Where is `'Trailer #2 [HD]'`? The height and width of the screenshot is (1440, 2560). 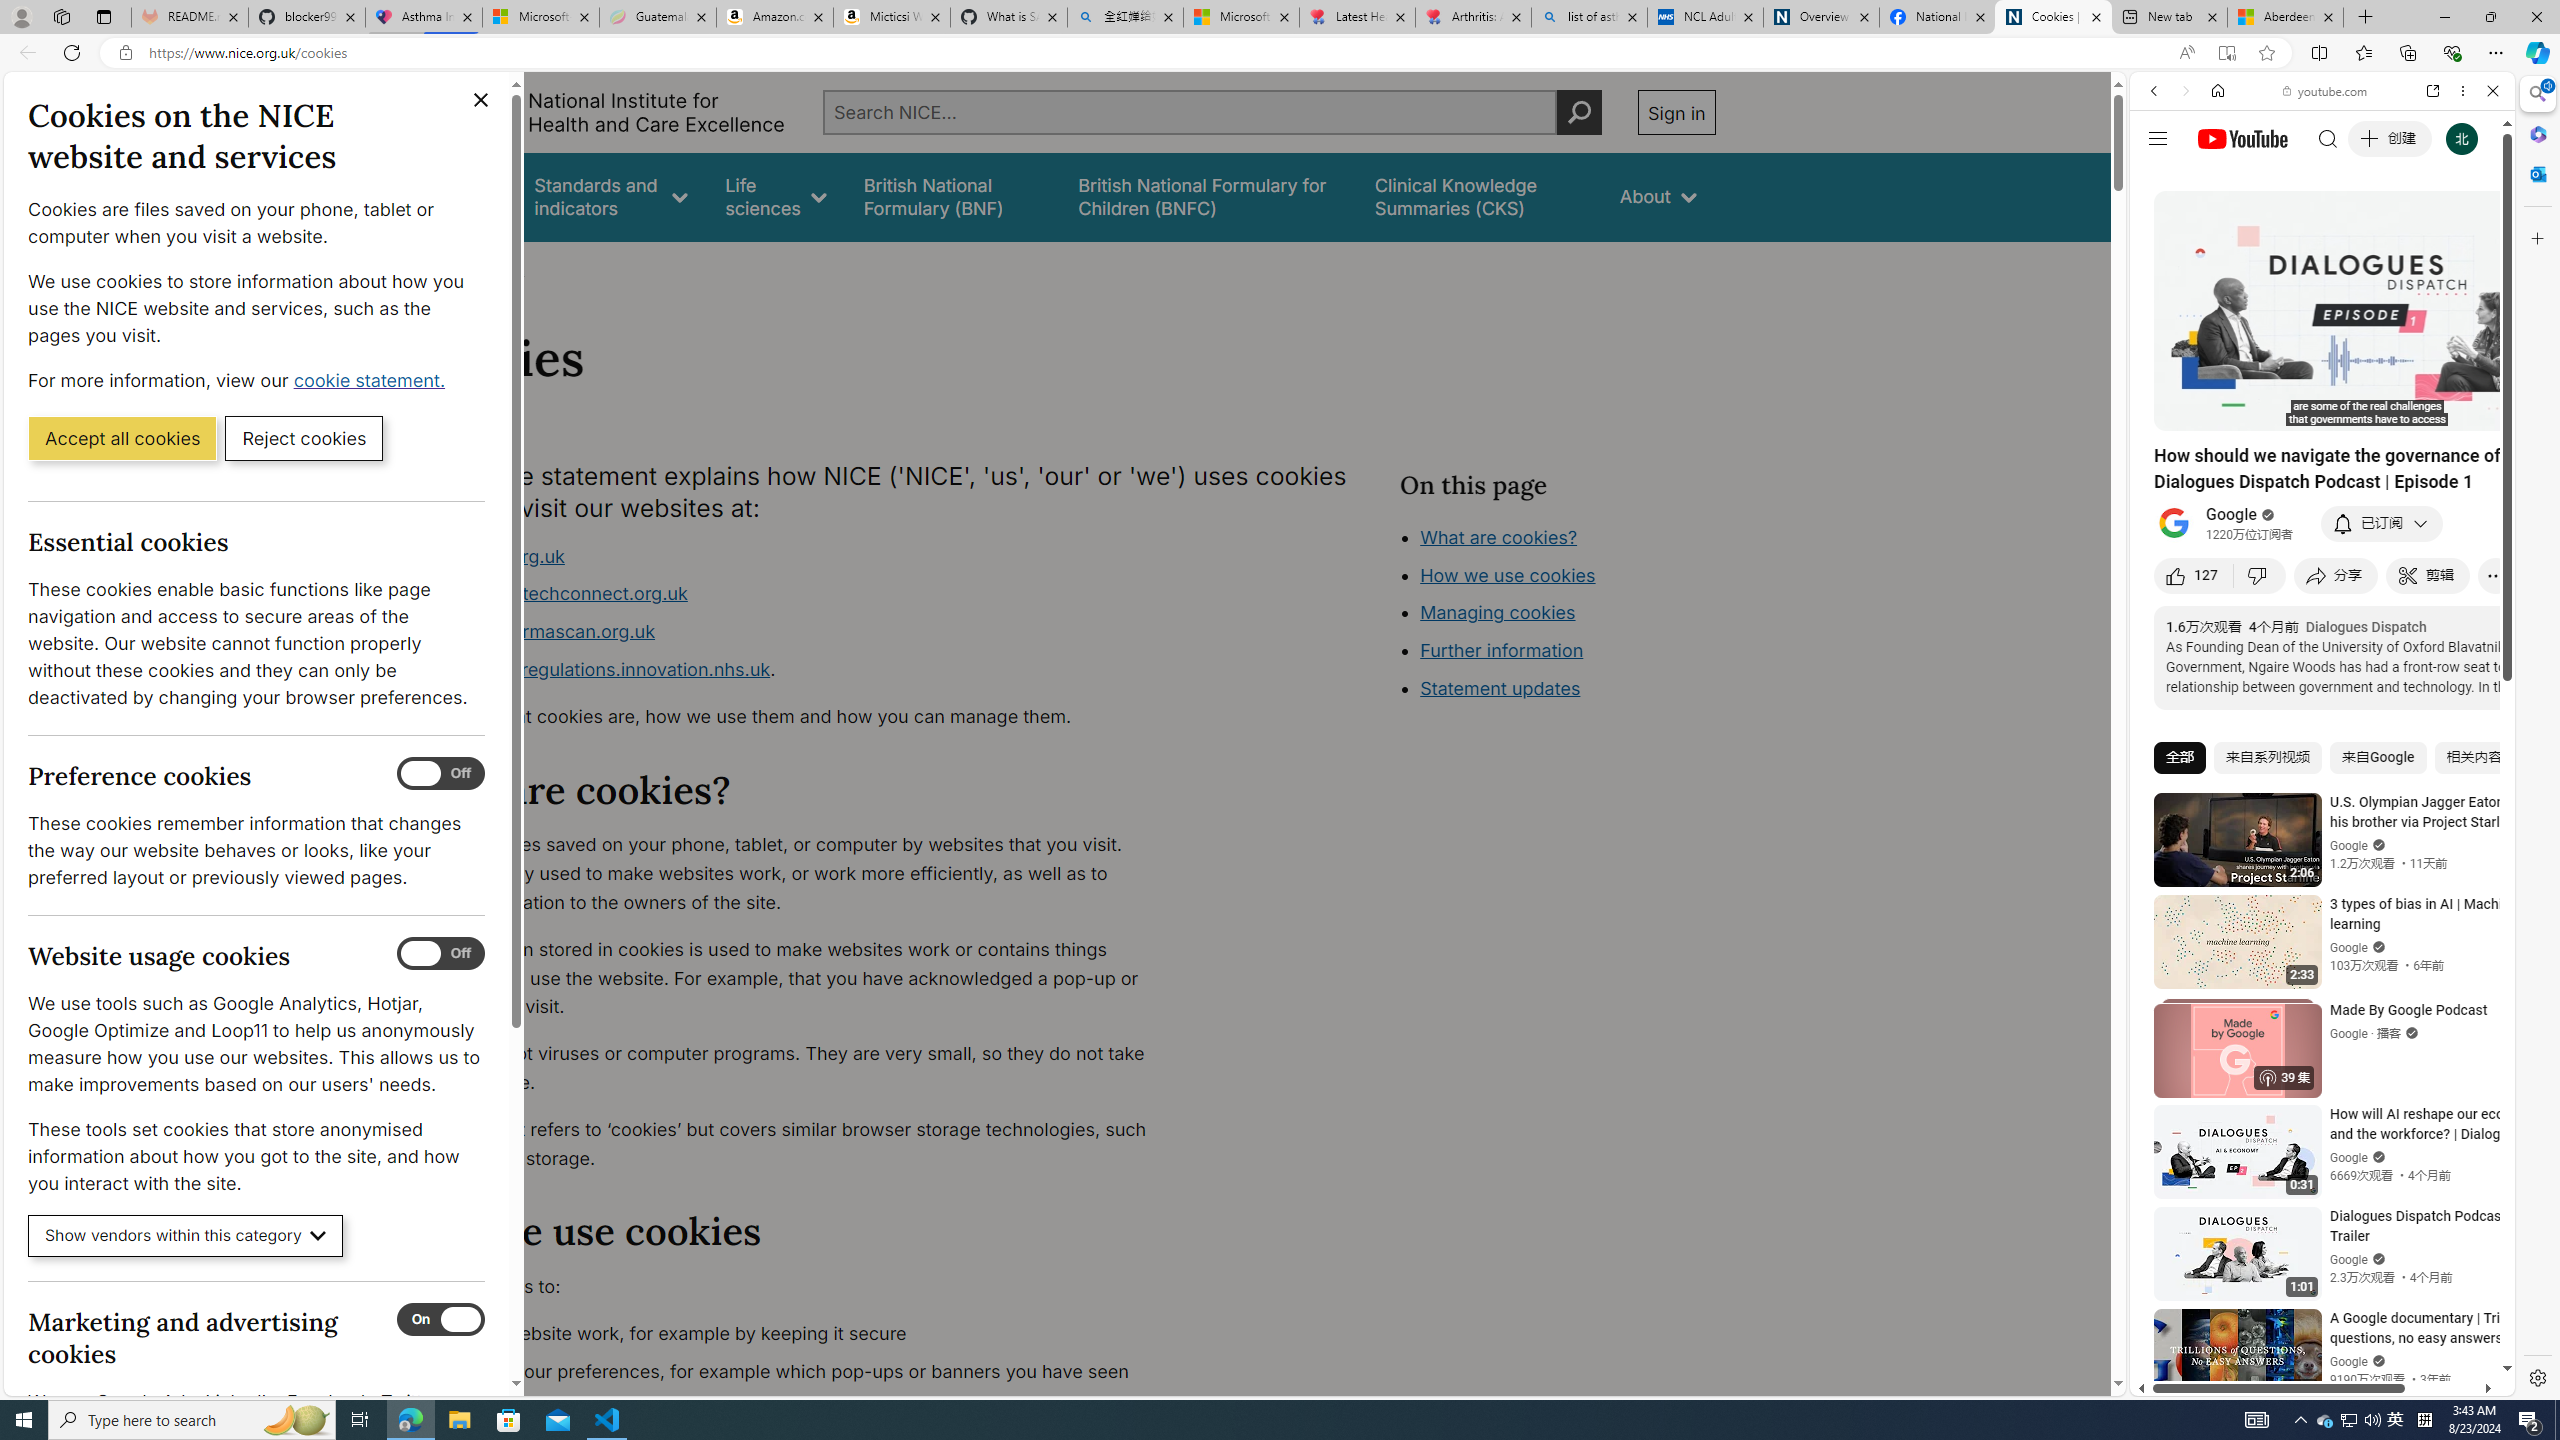
'Trailer #2 [HD]' is located at coordinates (2320, 591).